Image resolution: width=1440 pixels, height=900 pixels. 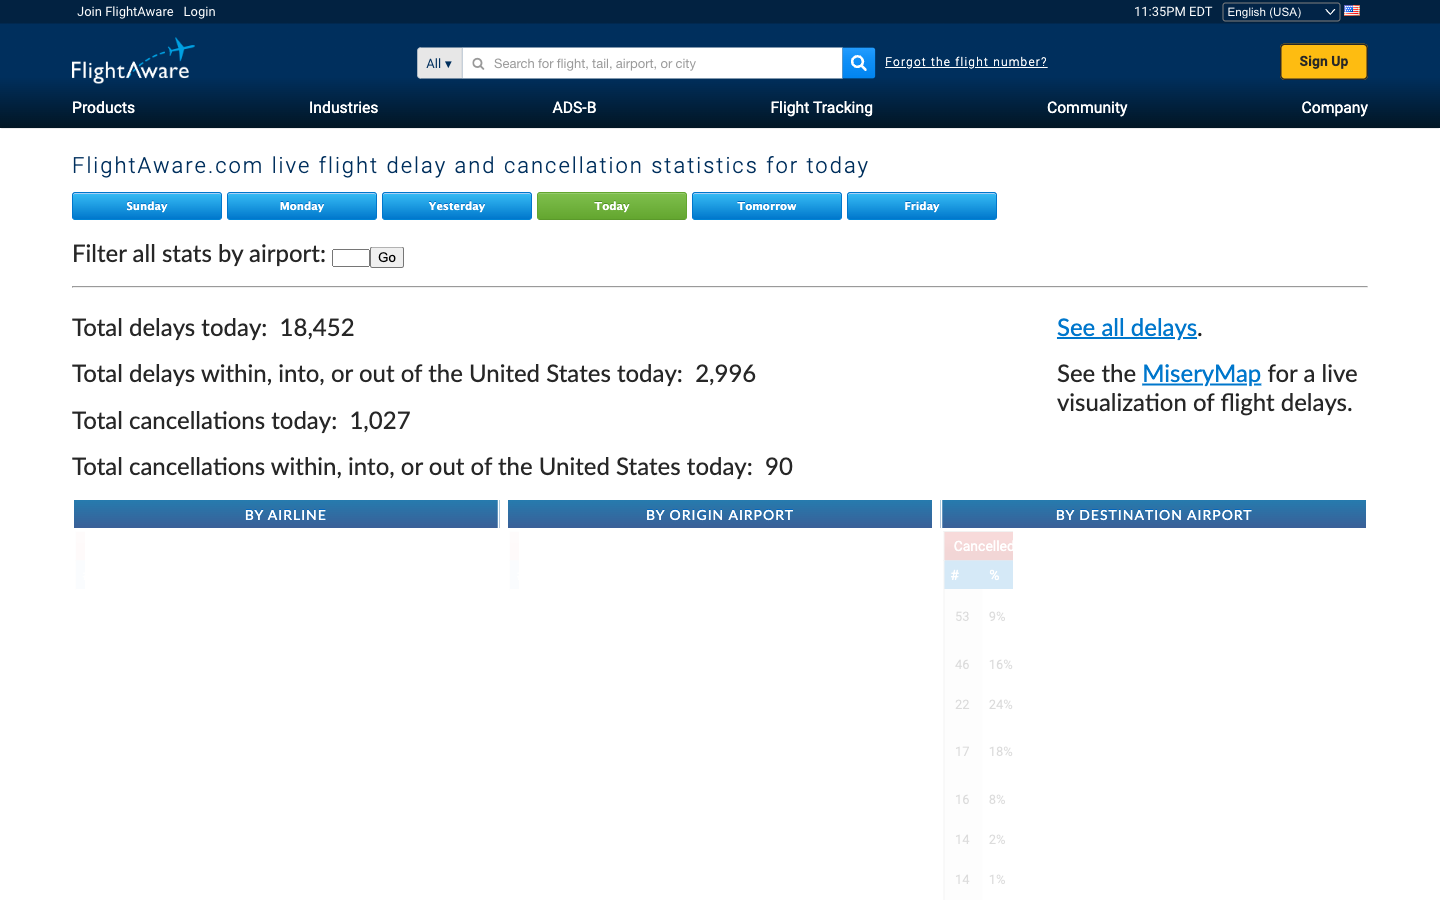 I want to click on the "forgot flight number" support, so click(x=965, y=61).